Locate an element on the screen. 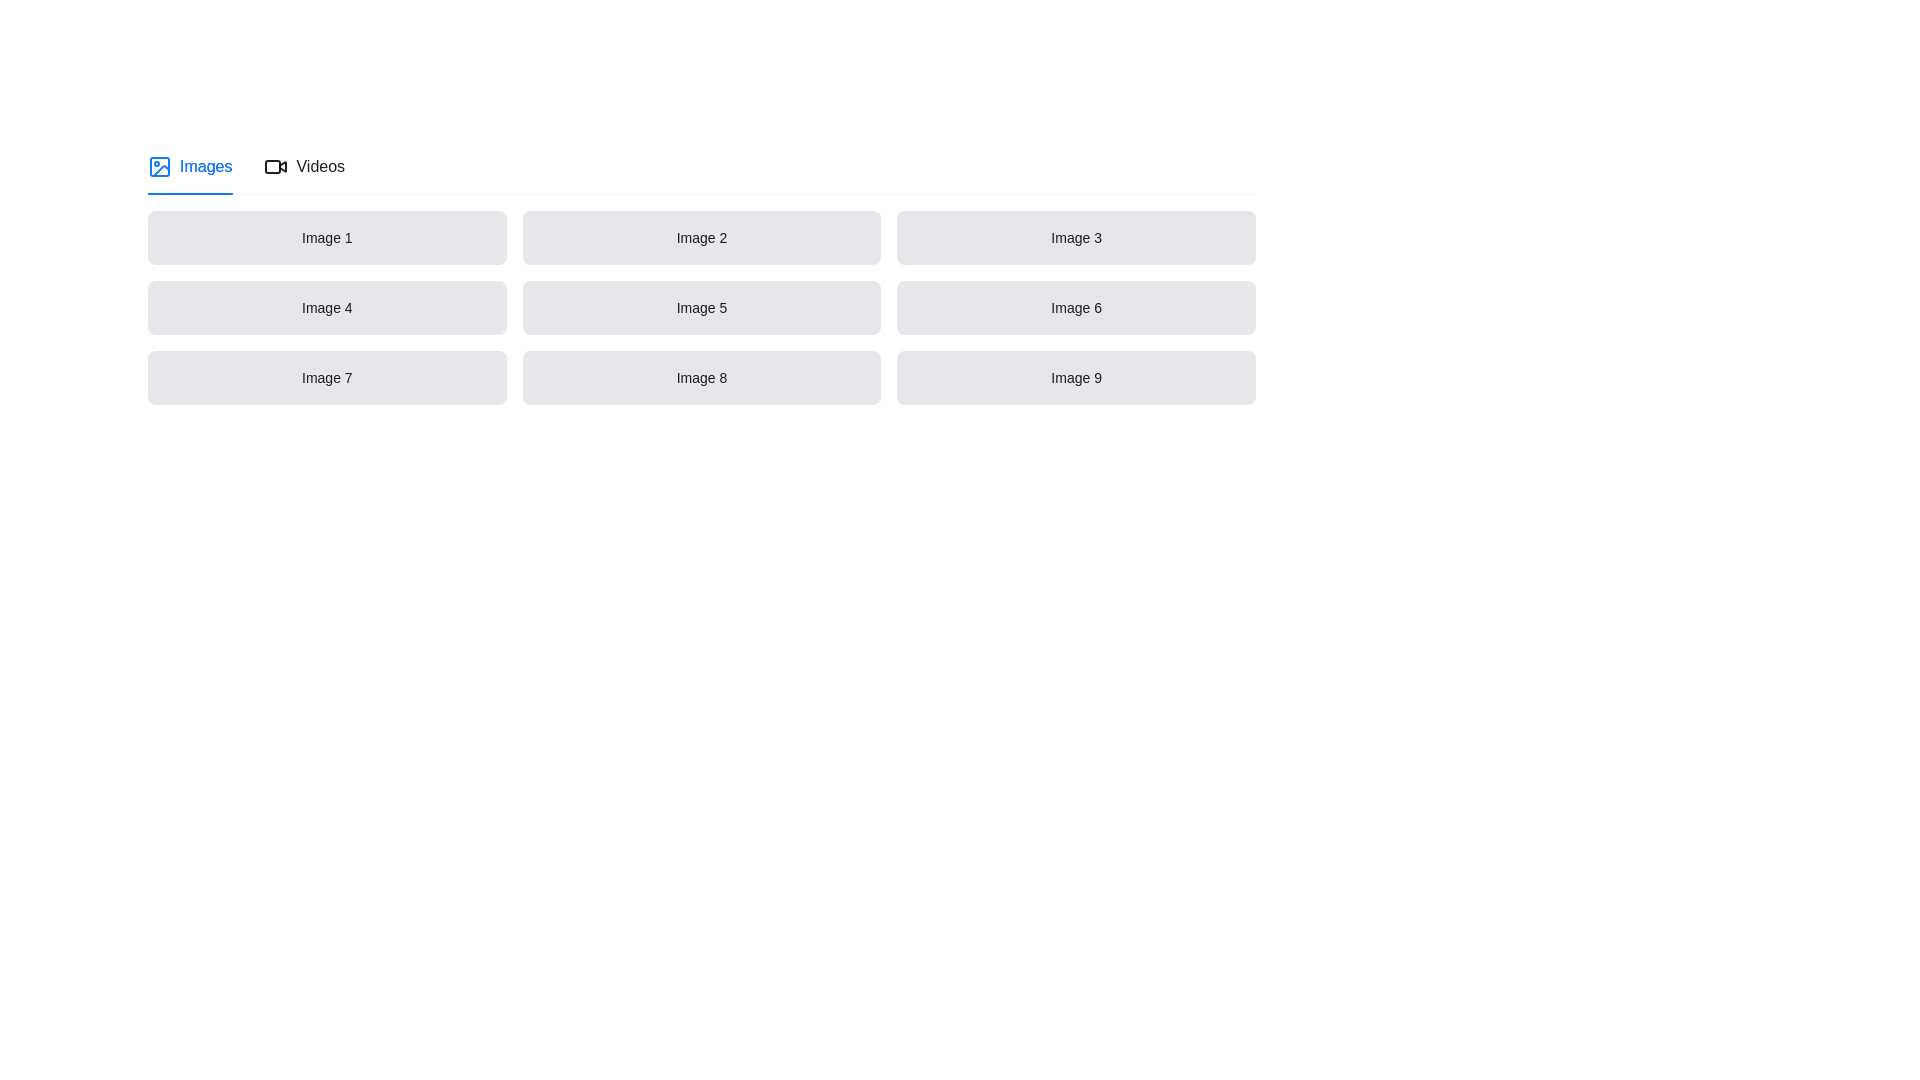  the 'Images' tab button, which is a blue-bordered rectangular icon with the text 'Images' in blue font is located at coordinates (190, 165).